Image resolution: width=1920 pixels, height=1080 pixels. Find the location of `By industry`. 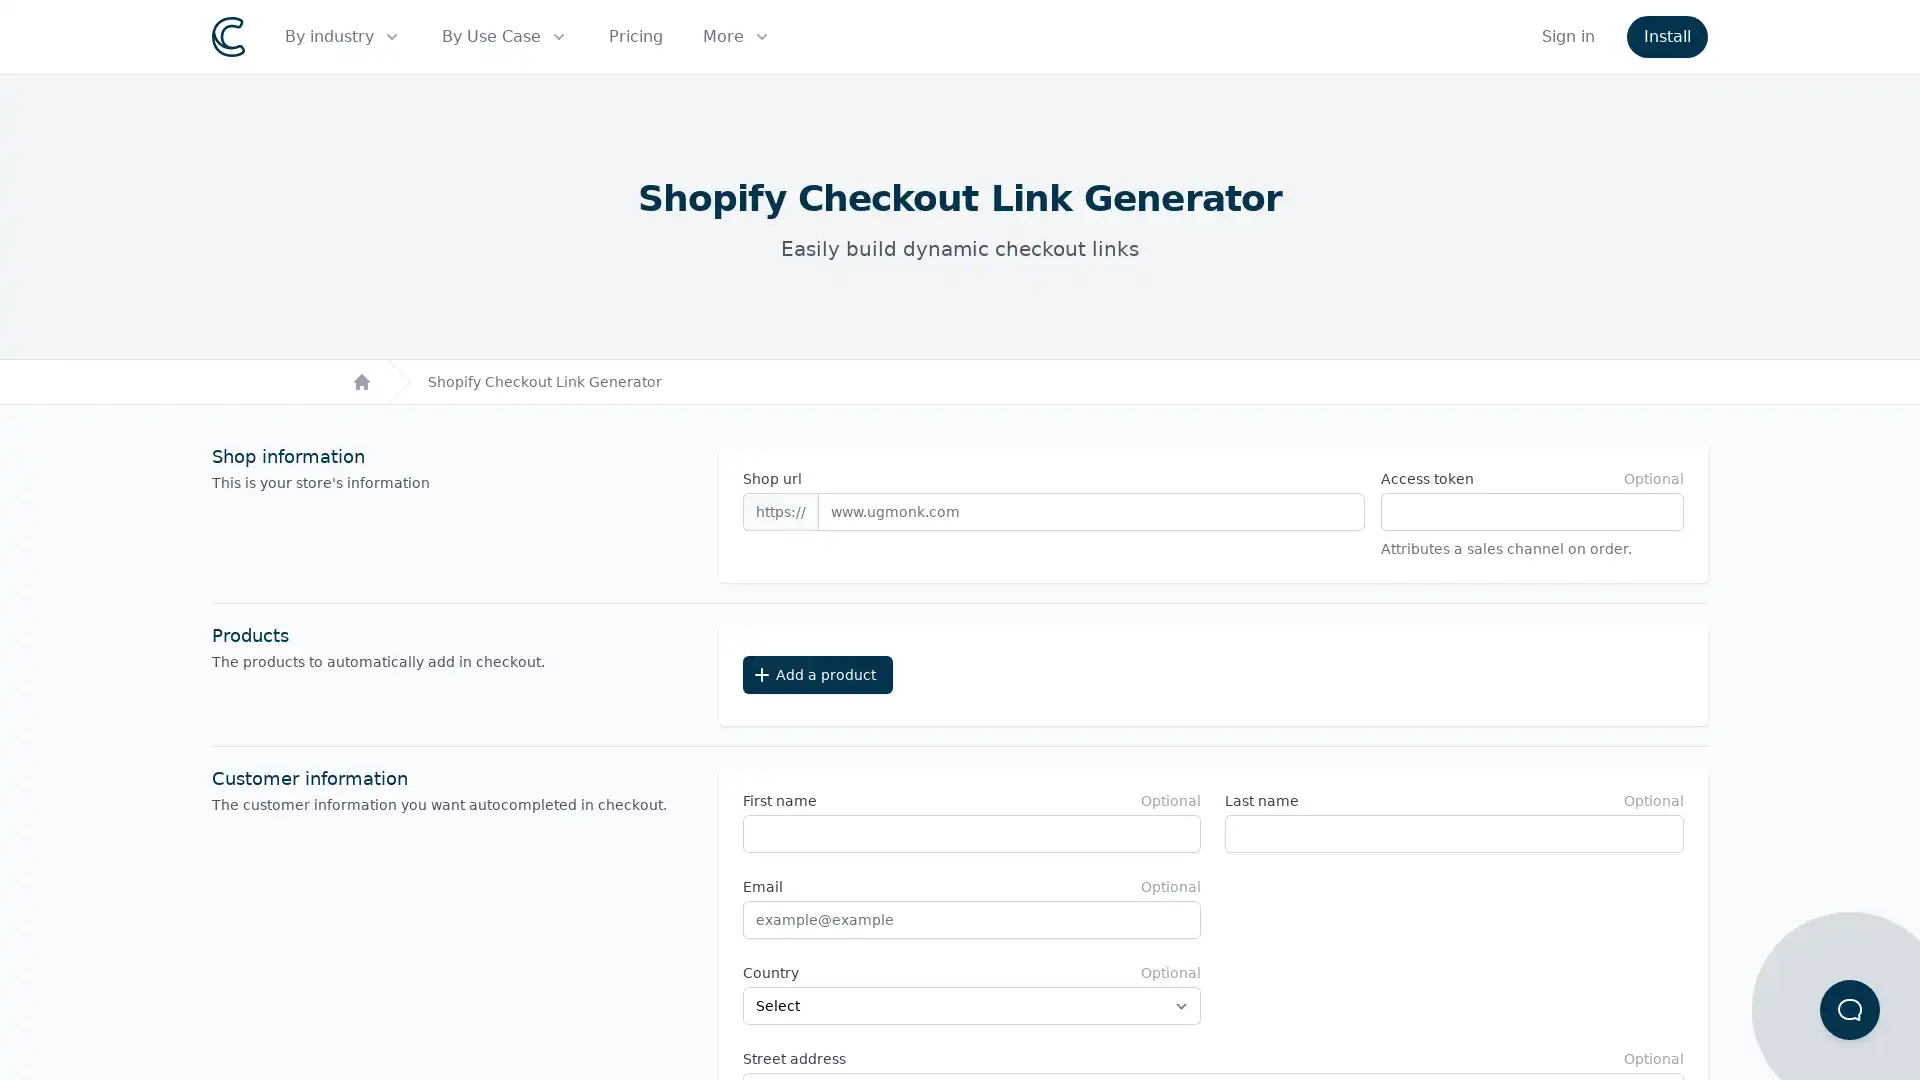

By industry is located at coordinates (343, 37).